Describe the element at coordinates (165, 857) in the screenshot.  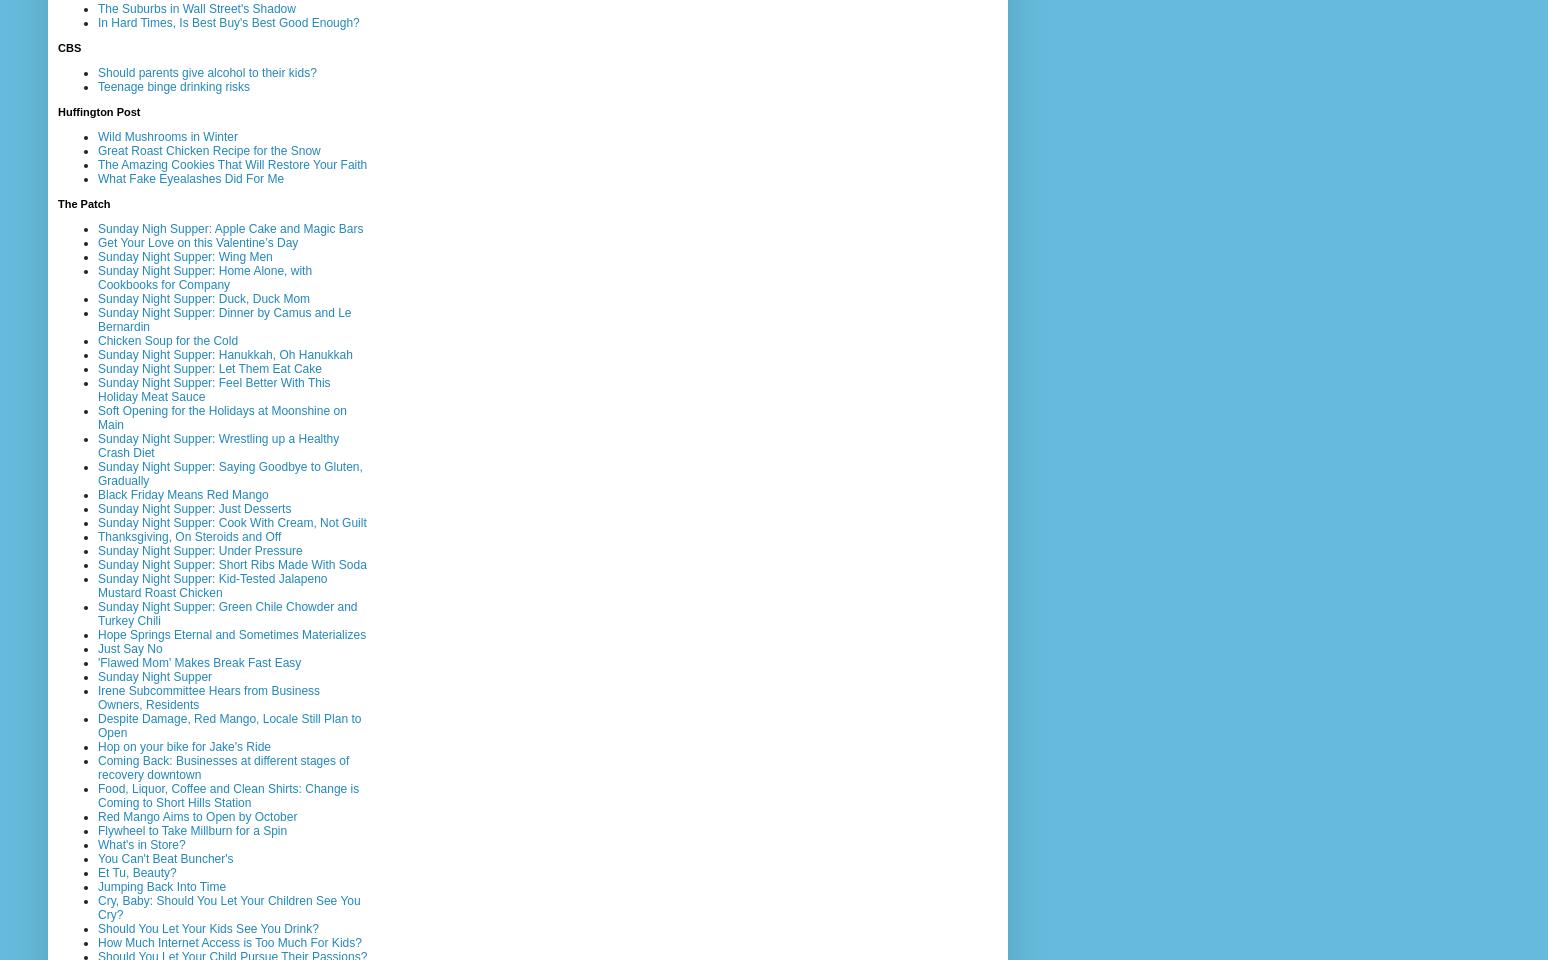
I see `'You Can't Beat Buncher's'` at that location.